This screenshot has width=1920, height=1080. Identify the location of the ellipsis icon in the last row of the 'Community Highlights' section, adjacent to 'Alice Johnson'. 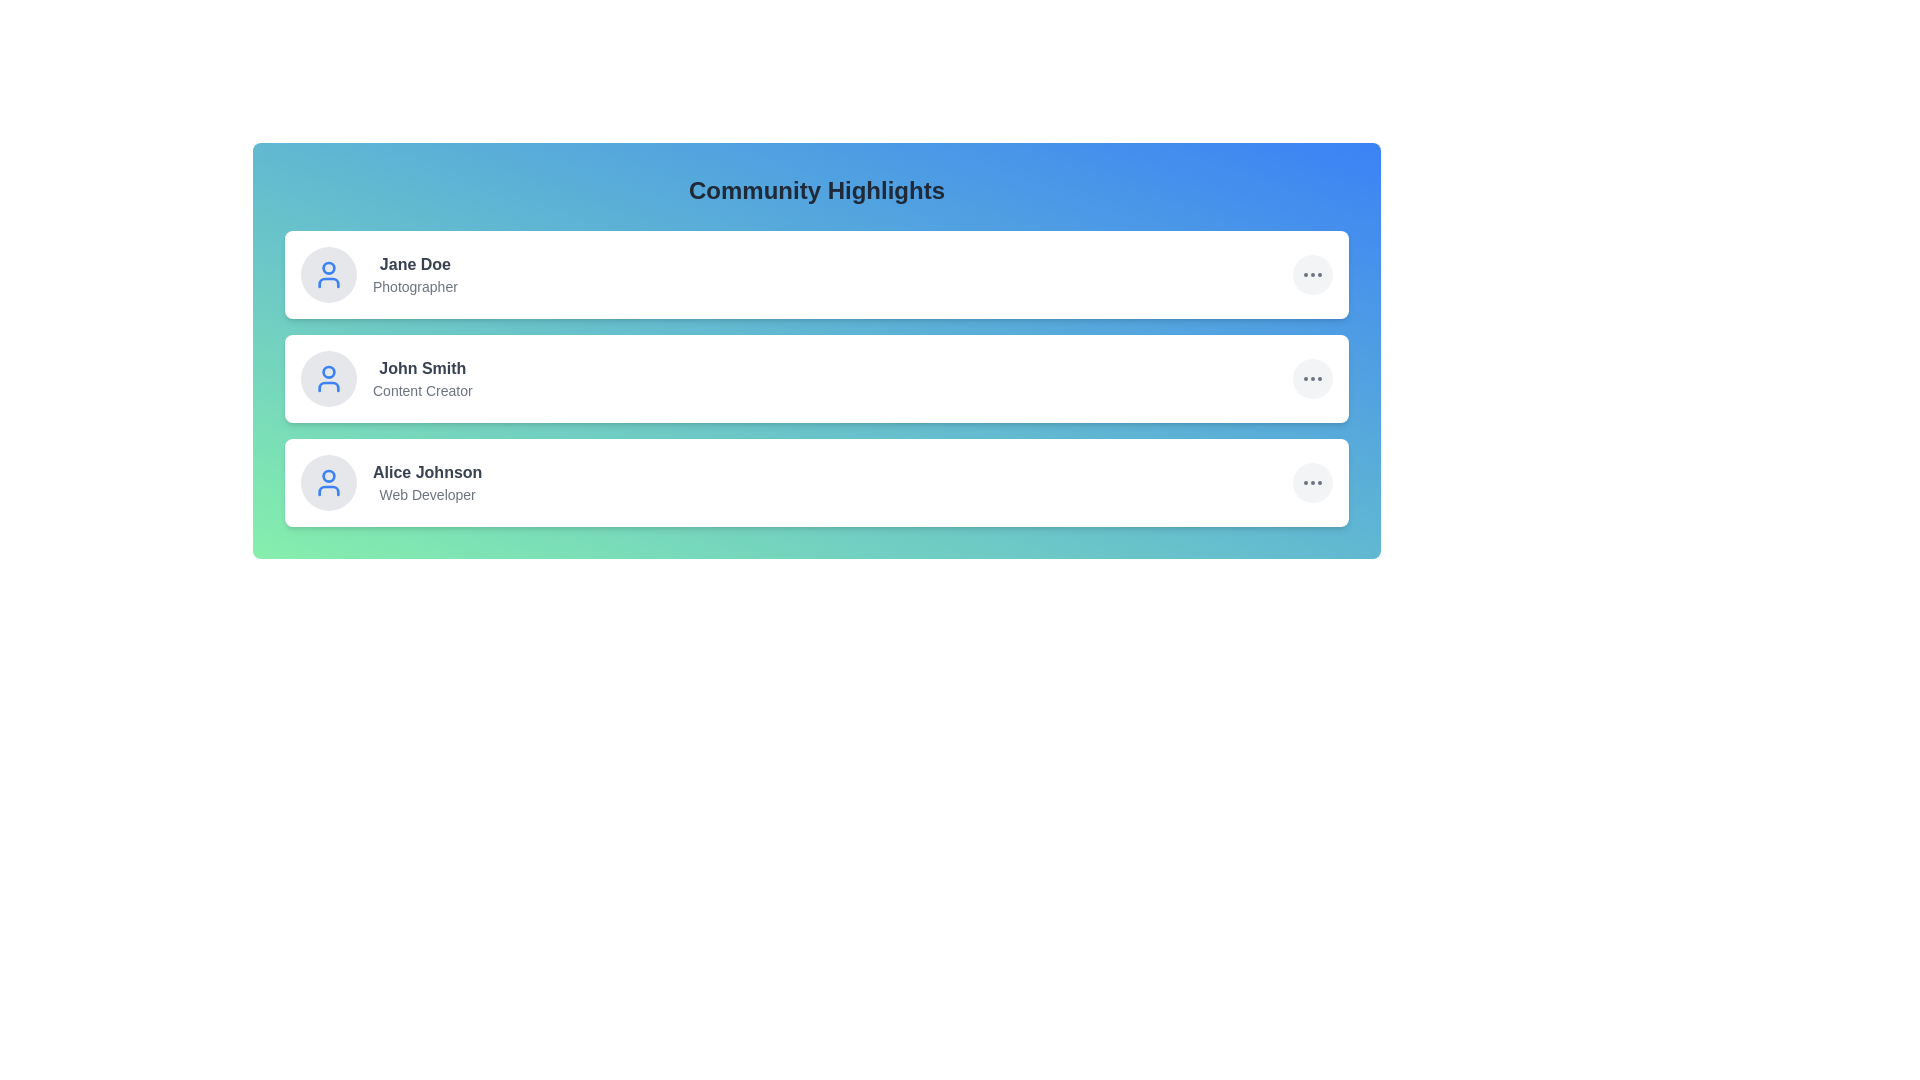
(1313, 482).